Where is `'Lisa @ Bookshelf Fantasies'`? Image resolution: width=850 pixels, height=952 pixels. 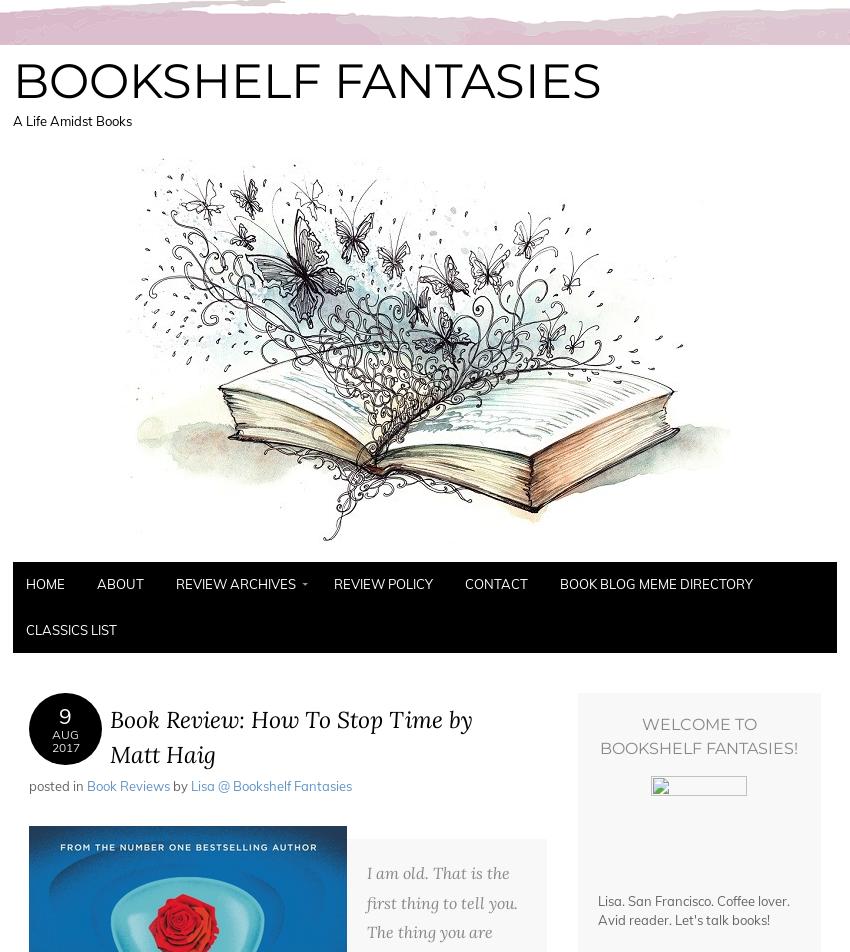 'Lisa @ Bookshelf Fantasies' is located at coordinates (270, 785).